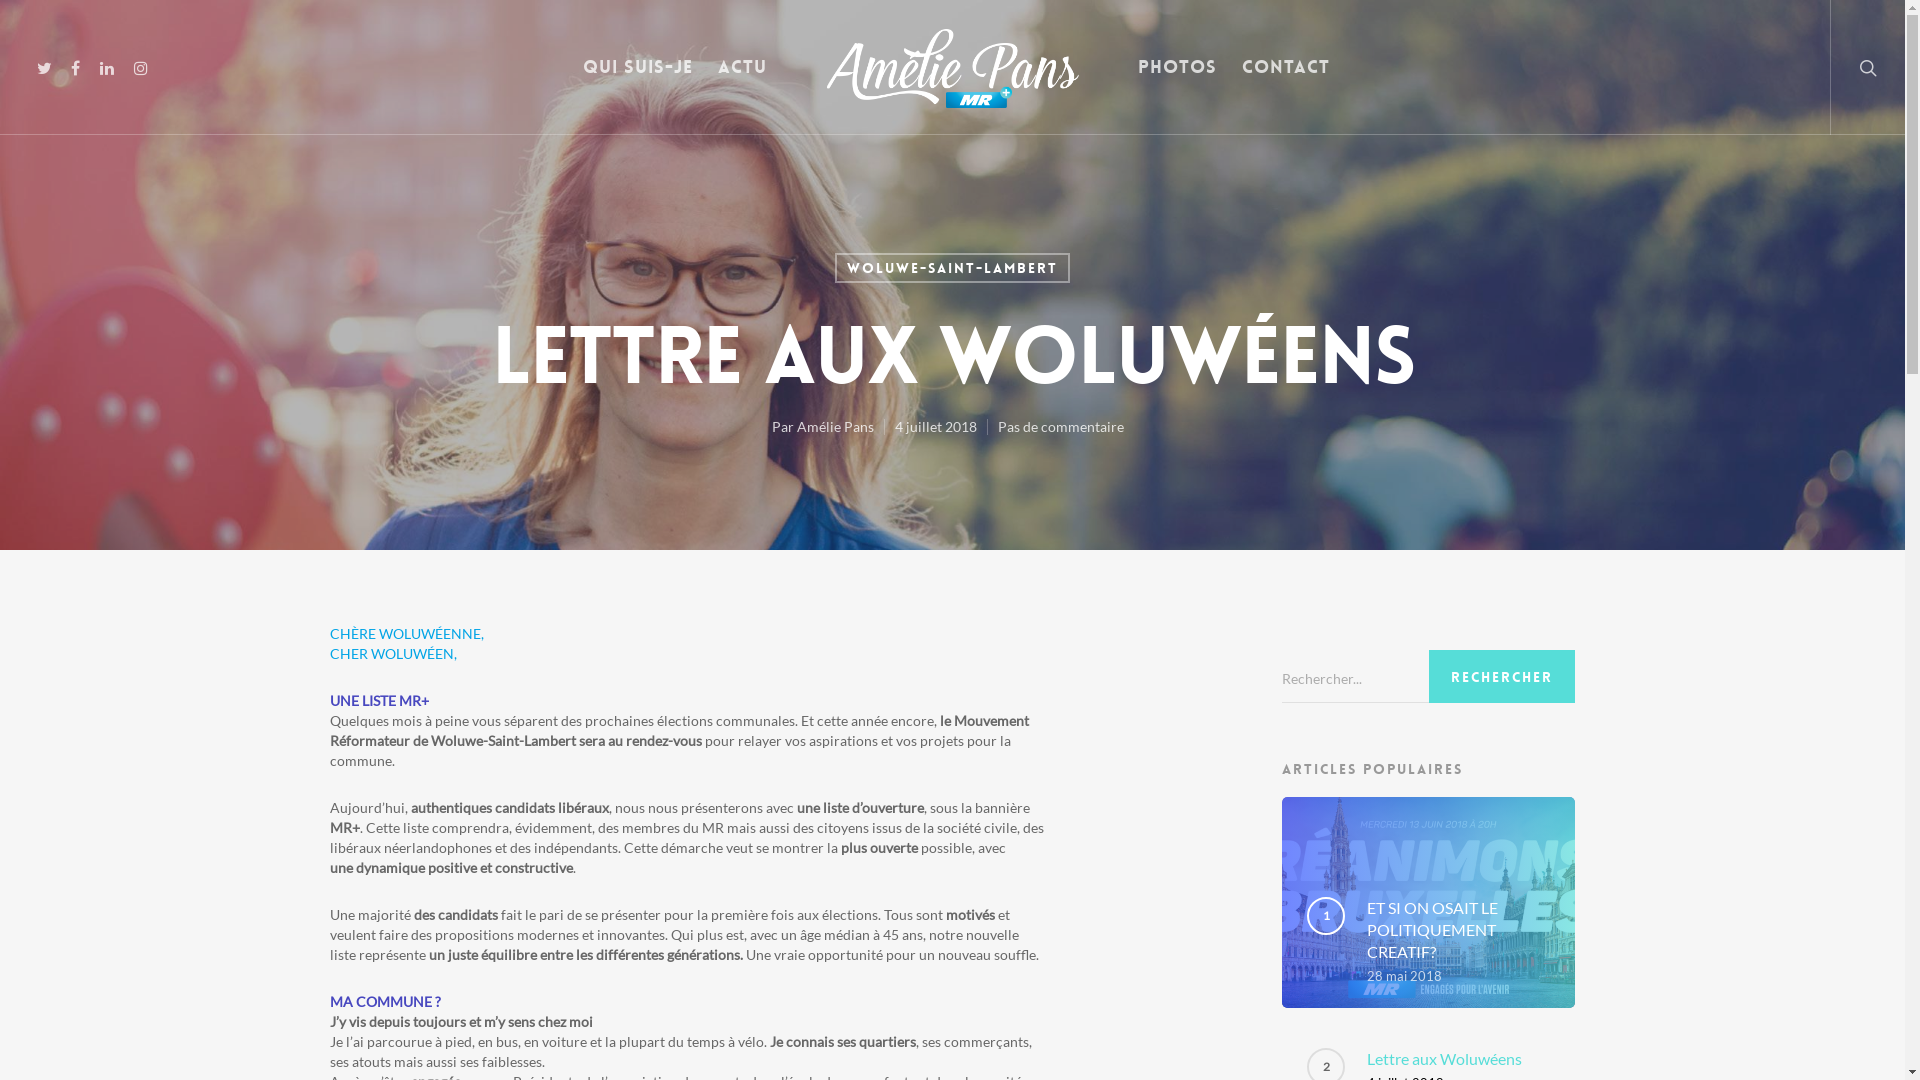 Image resolution: width=1920 pixels, height=1080 pixels. I want to click on 'Contact', so click(1286, 80).